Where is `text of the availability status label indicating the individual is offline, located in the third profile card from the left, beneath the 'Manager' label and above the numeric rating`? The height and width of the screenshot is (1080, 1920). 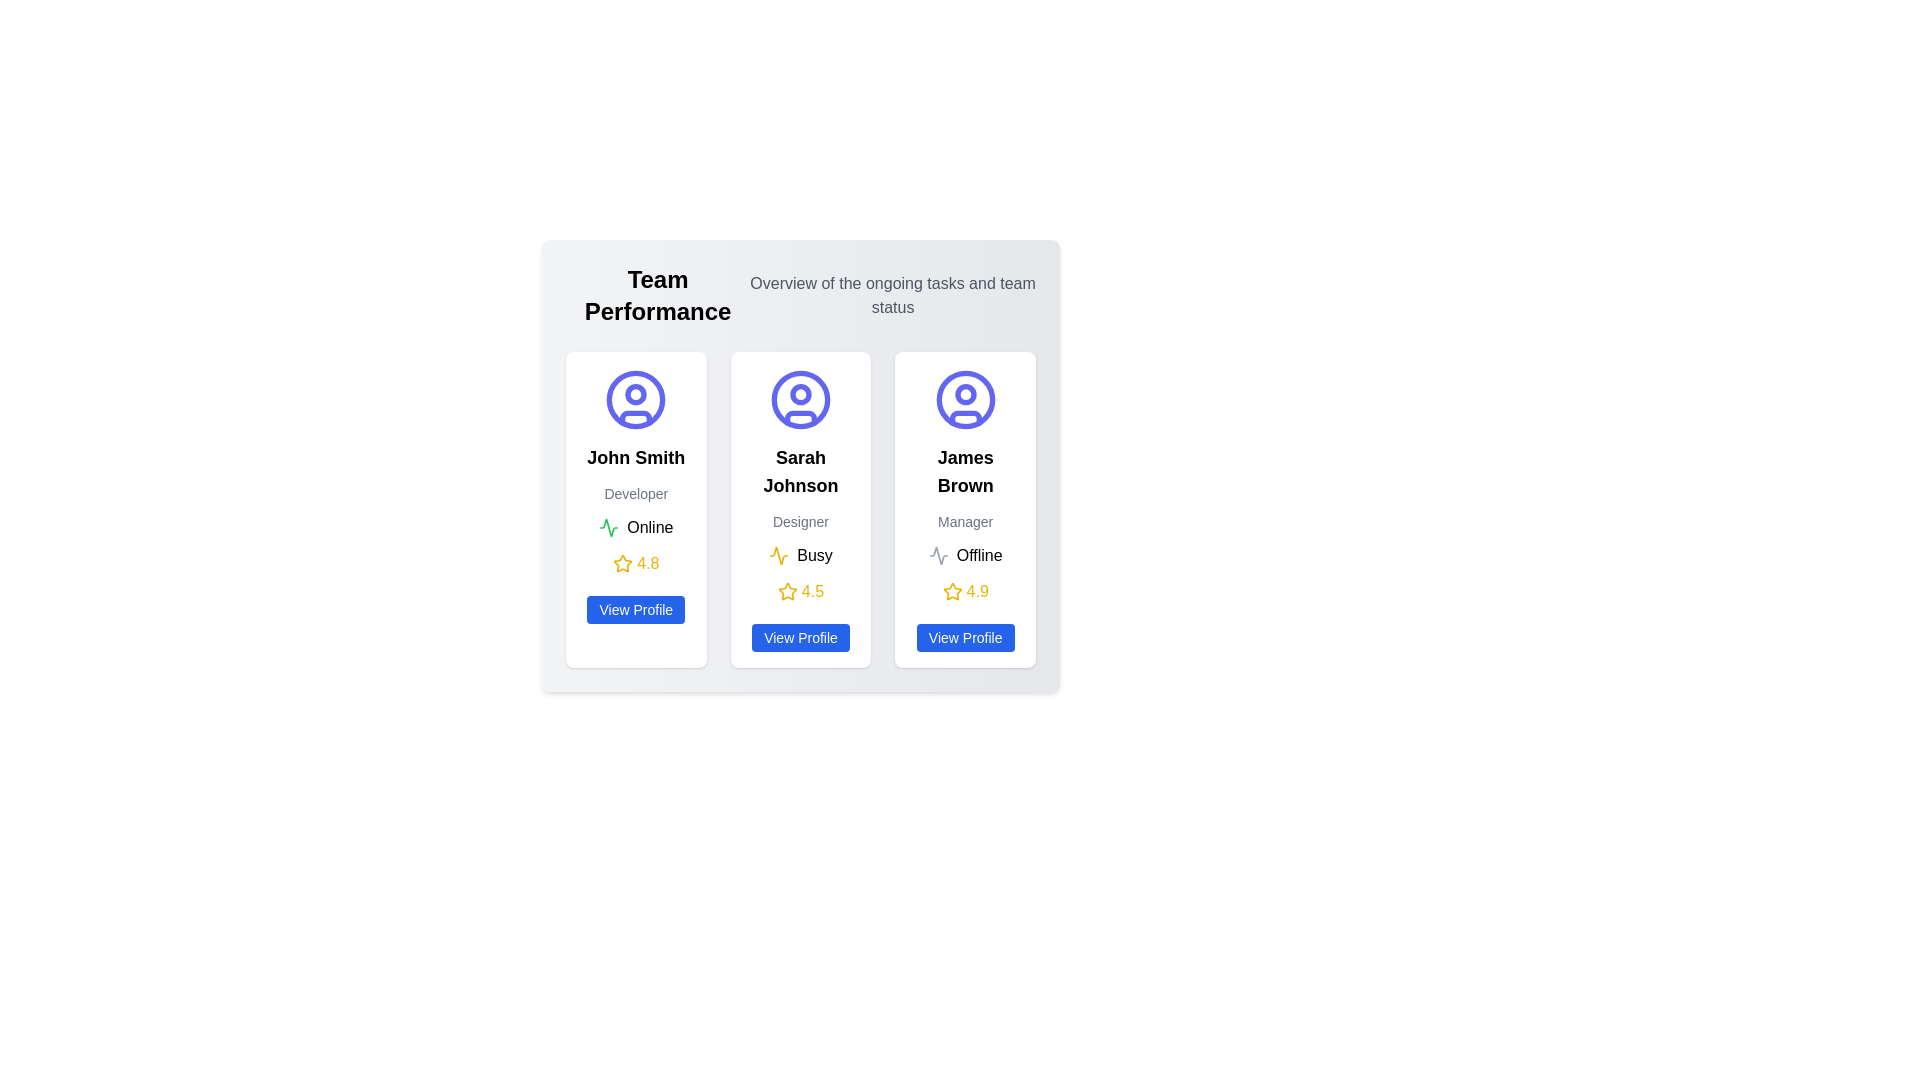
text of the availability status label indicating the individual is offline, located in the third profile card from the left, beneath the 'Manager' label and above the numeric rating is located at coordinates (979, 555).